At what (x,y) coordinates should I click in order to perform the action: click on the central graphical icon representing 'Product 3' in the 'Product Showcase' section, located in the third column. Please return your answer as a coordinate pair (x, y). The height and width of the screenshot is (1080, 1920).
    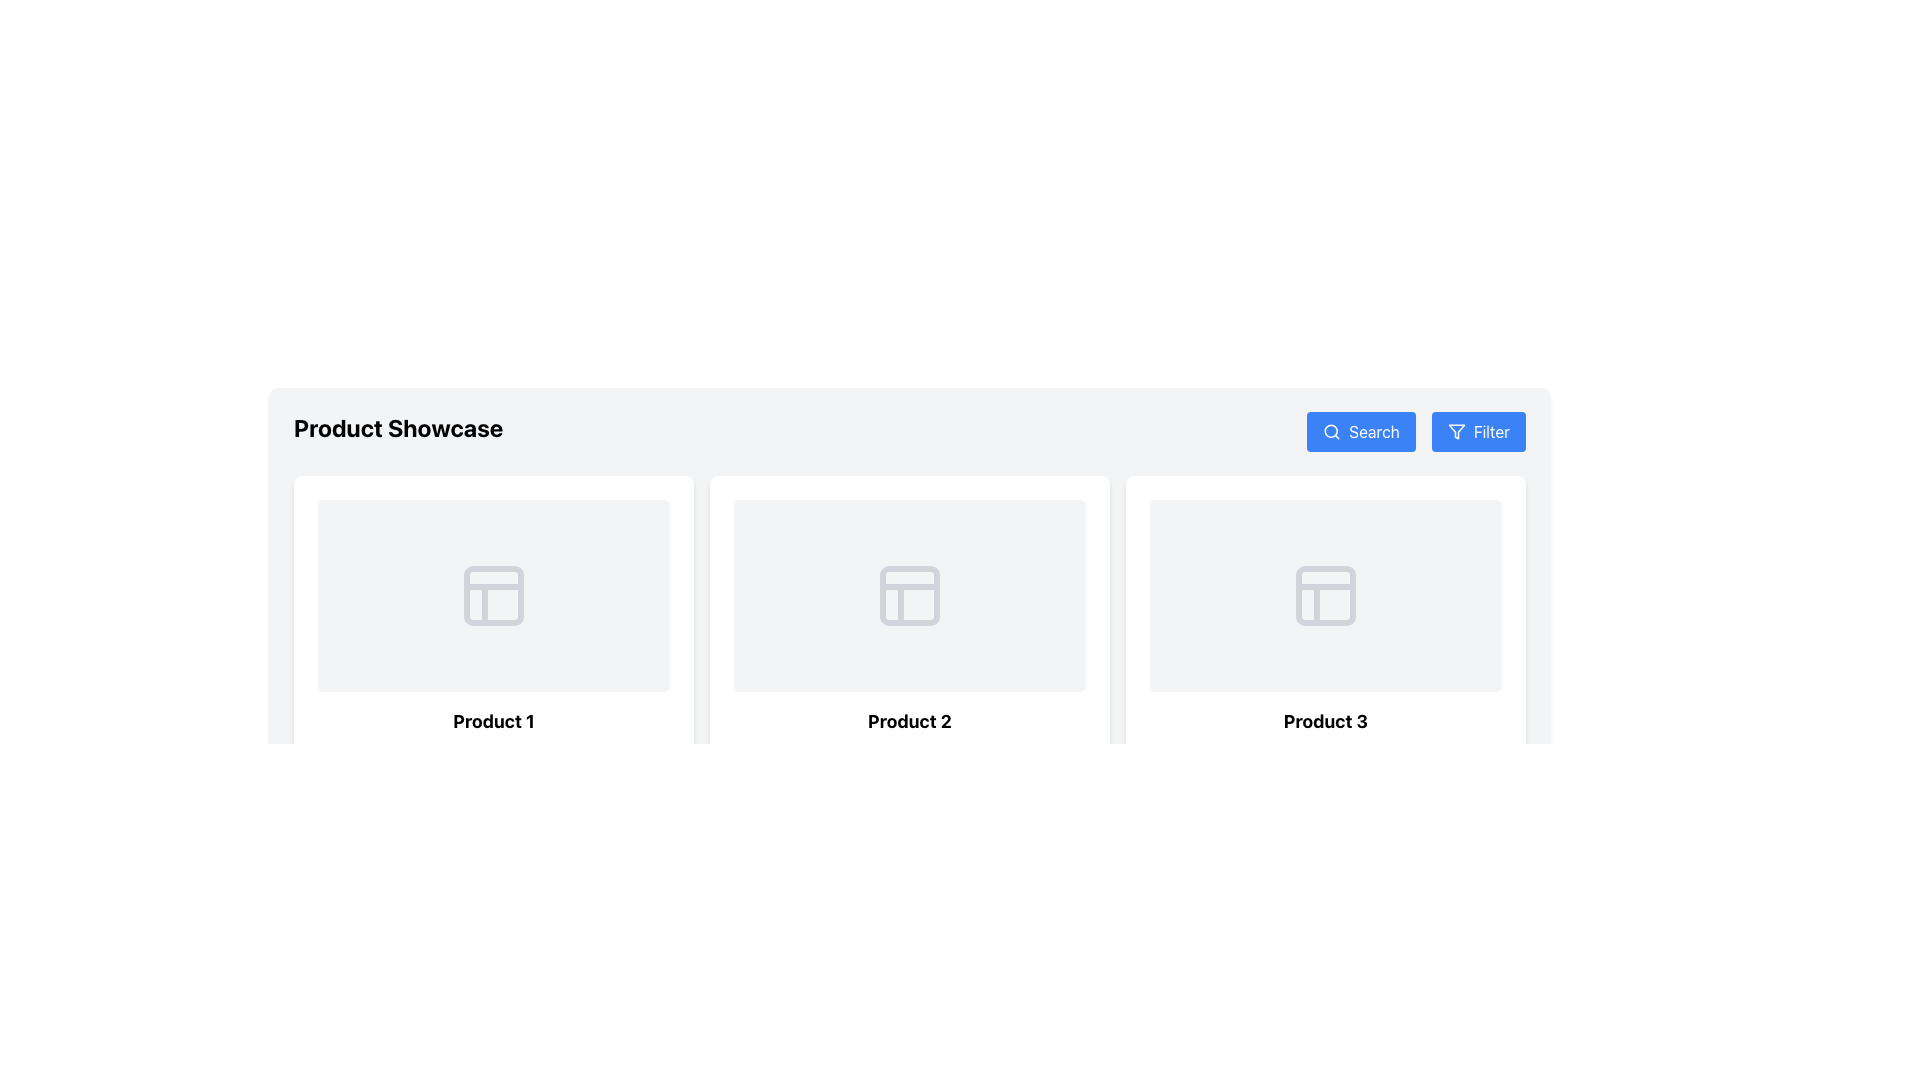
    Looking at the image, I should click on (1325, 595).